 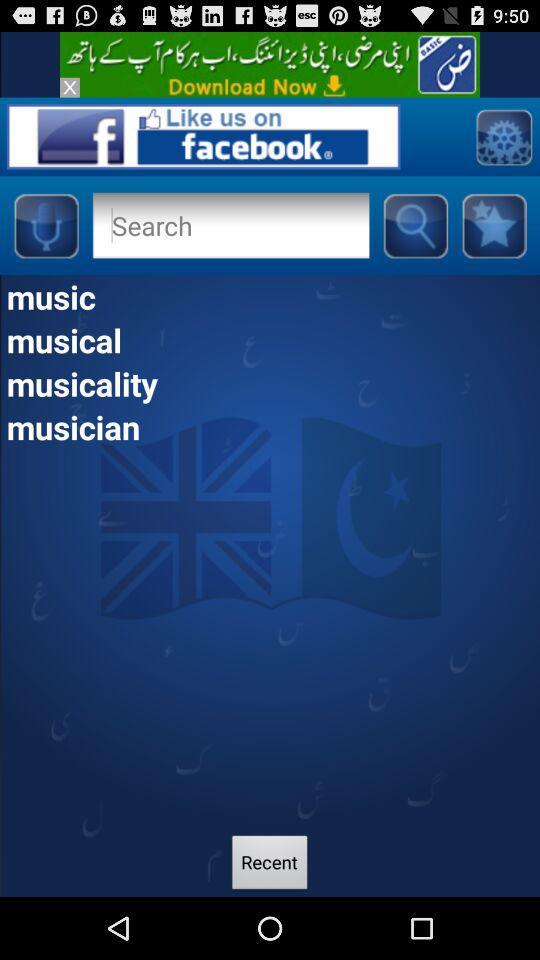 What do you see at coordinates (202, 135) in the screenshot?
I see `like us on facebook` at bounding box center [202, 135].